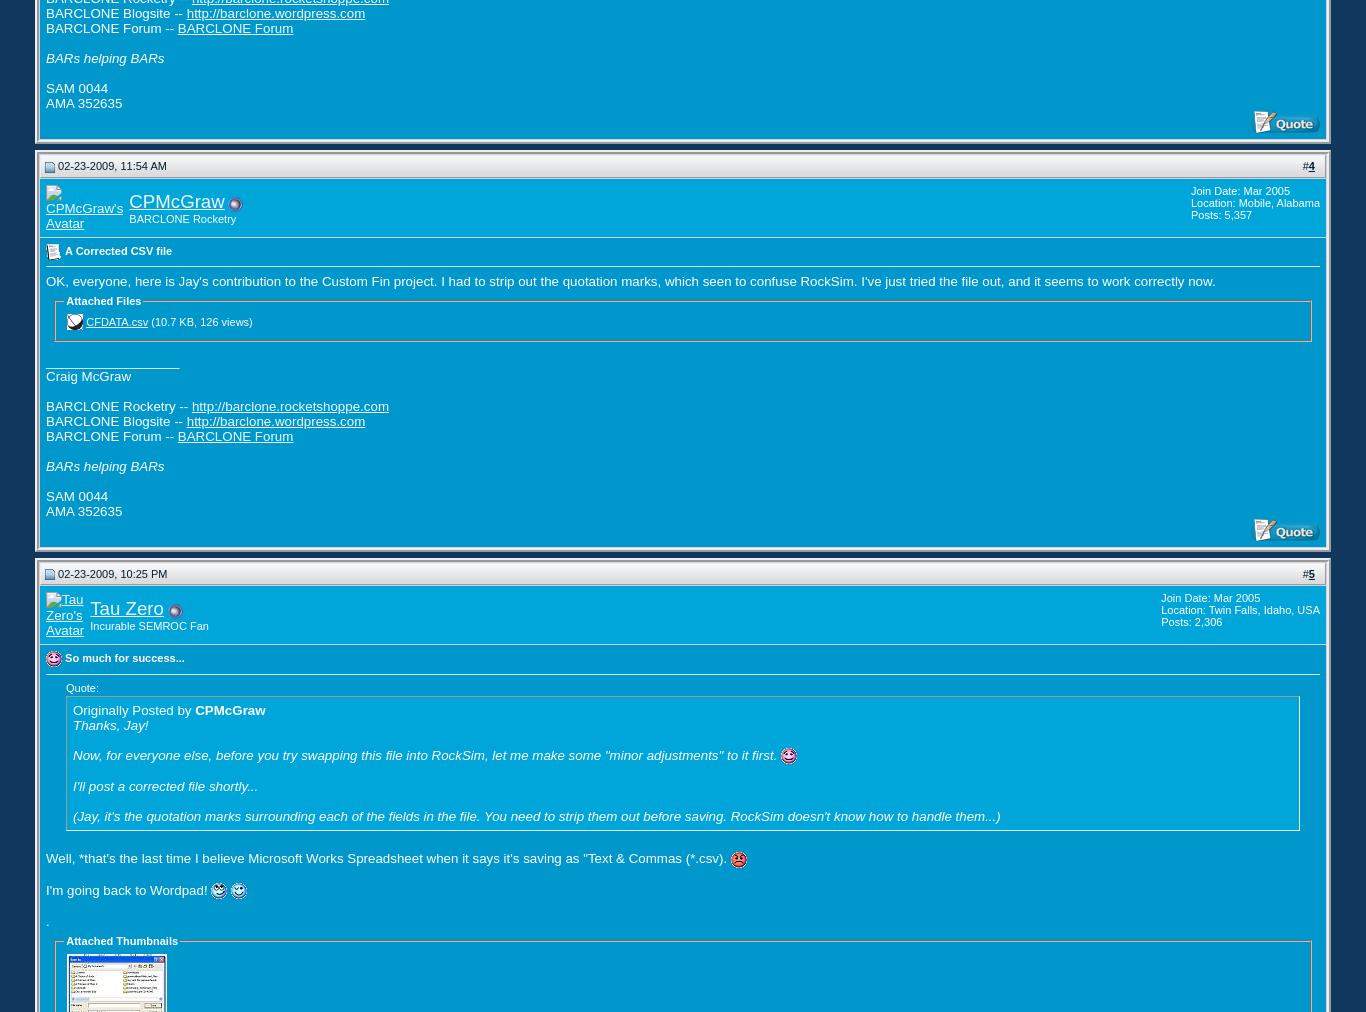  I want to click on 'Craig McGraw', so click(88, 374).